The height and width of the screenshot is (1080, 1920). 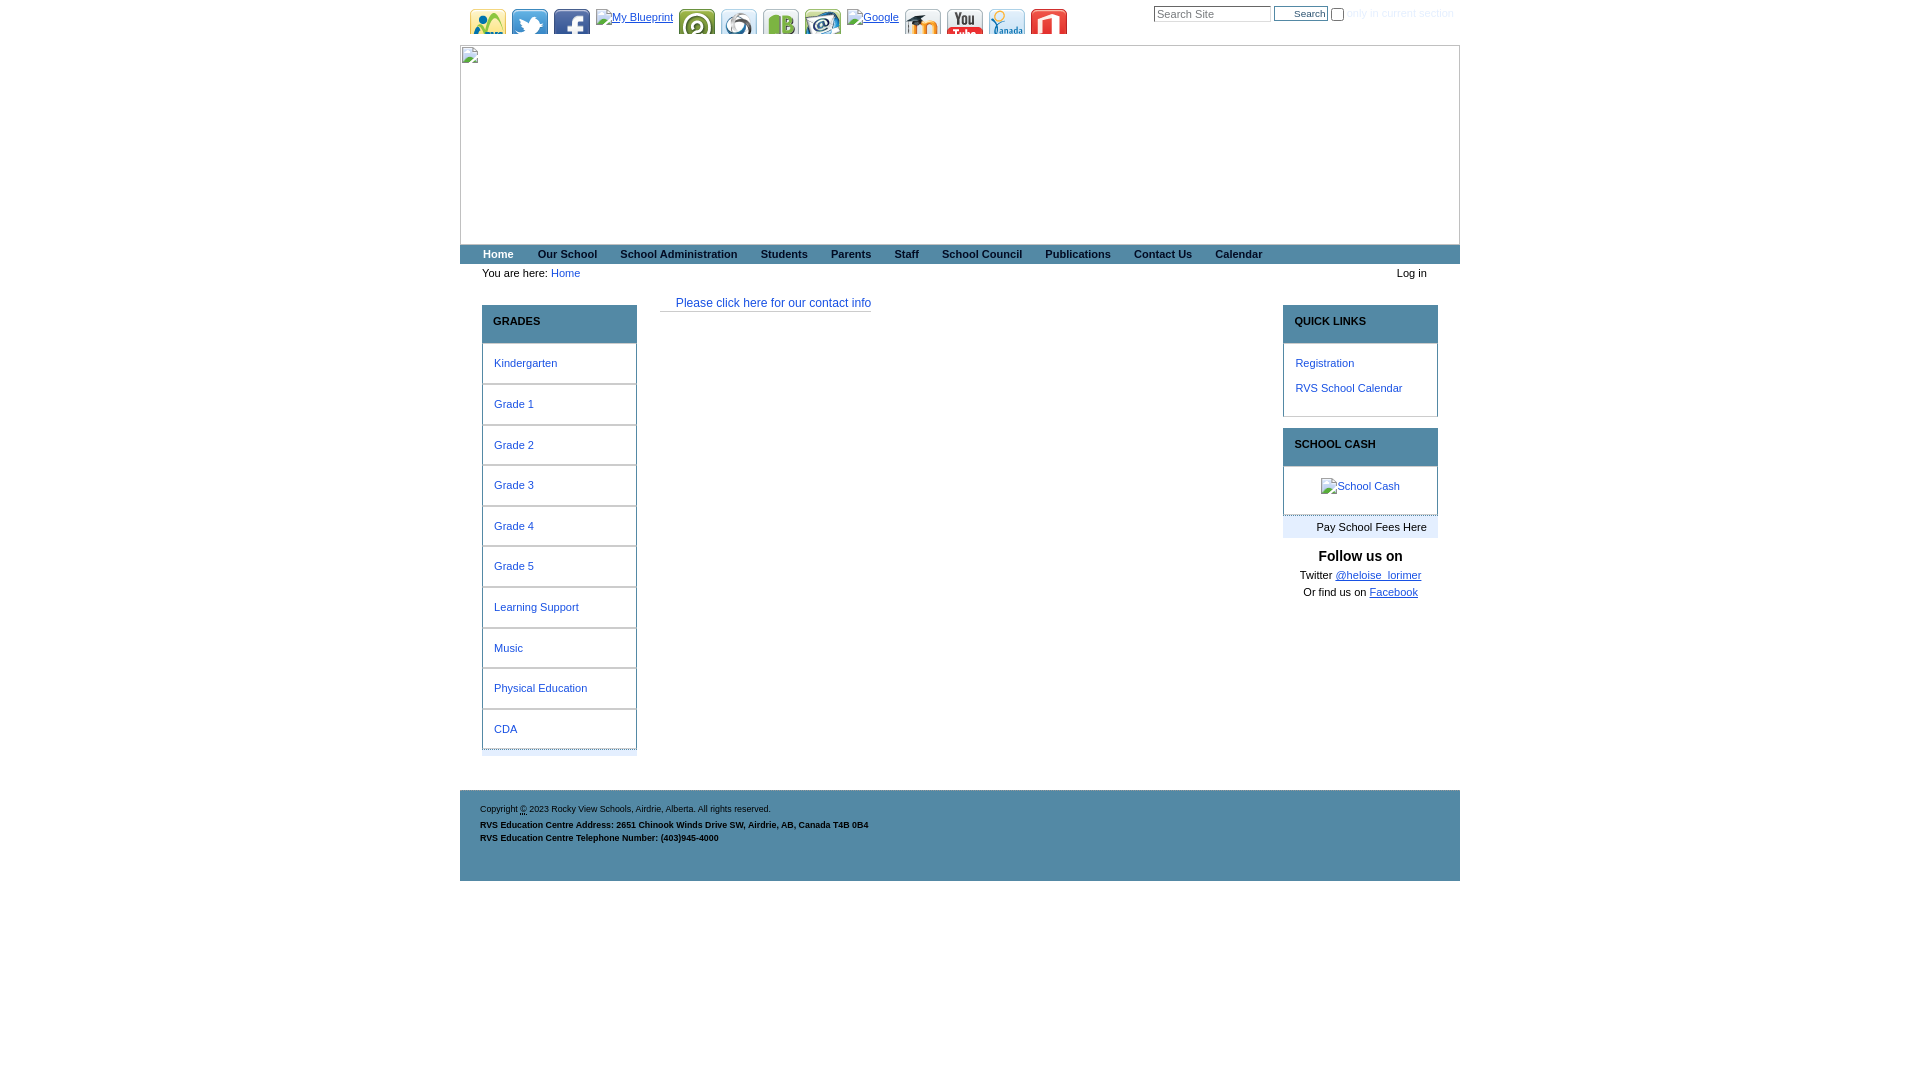 I want to click on 'Please click here for our contact info', so click(x=660, y=303).